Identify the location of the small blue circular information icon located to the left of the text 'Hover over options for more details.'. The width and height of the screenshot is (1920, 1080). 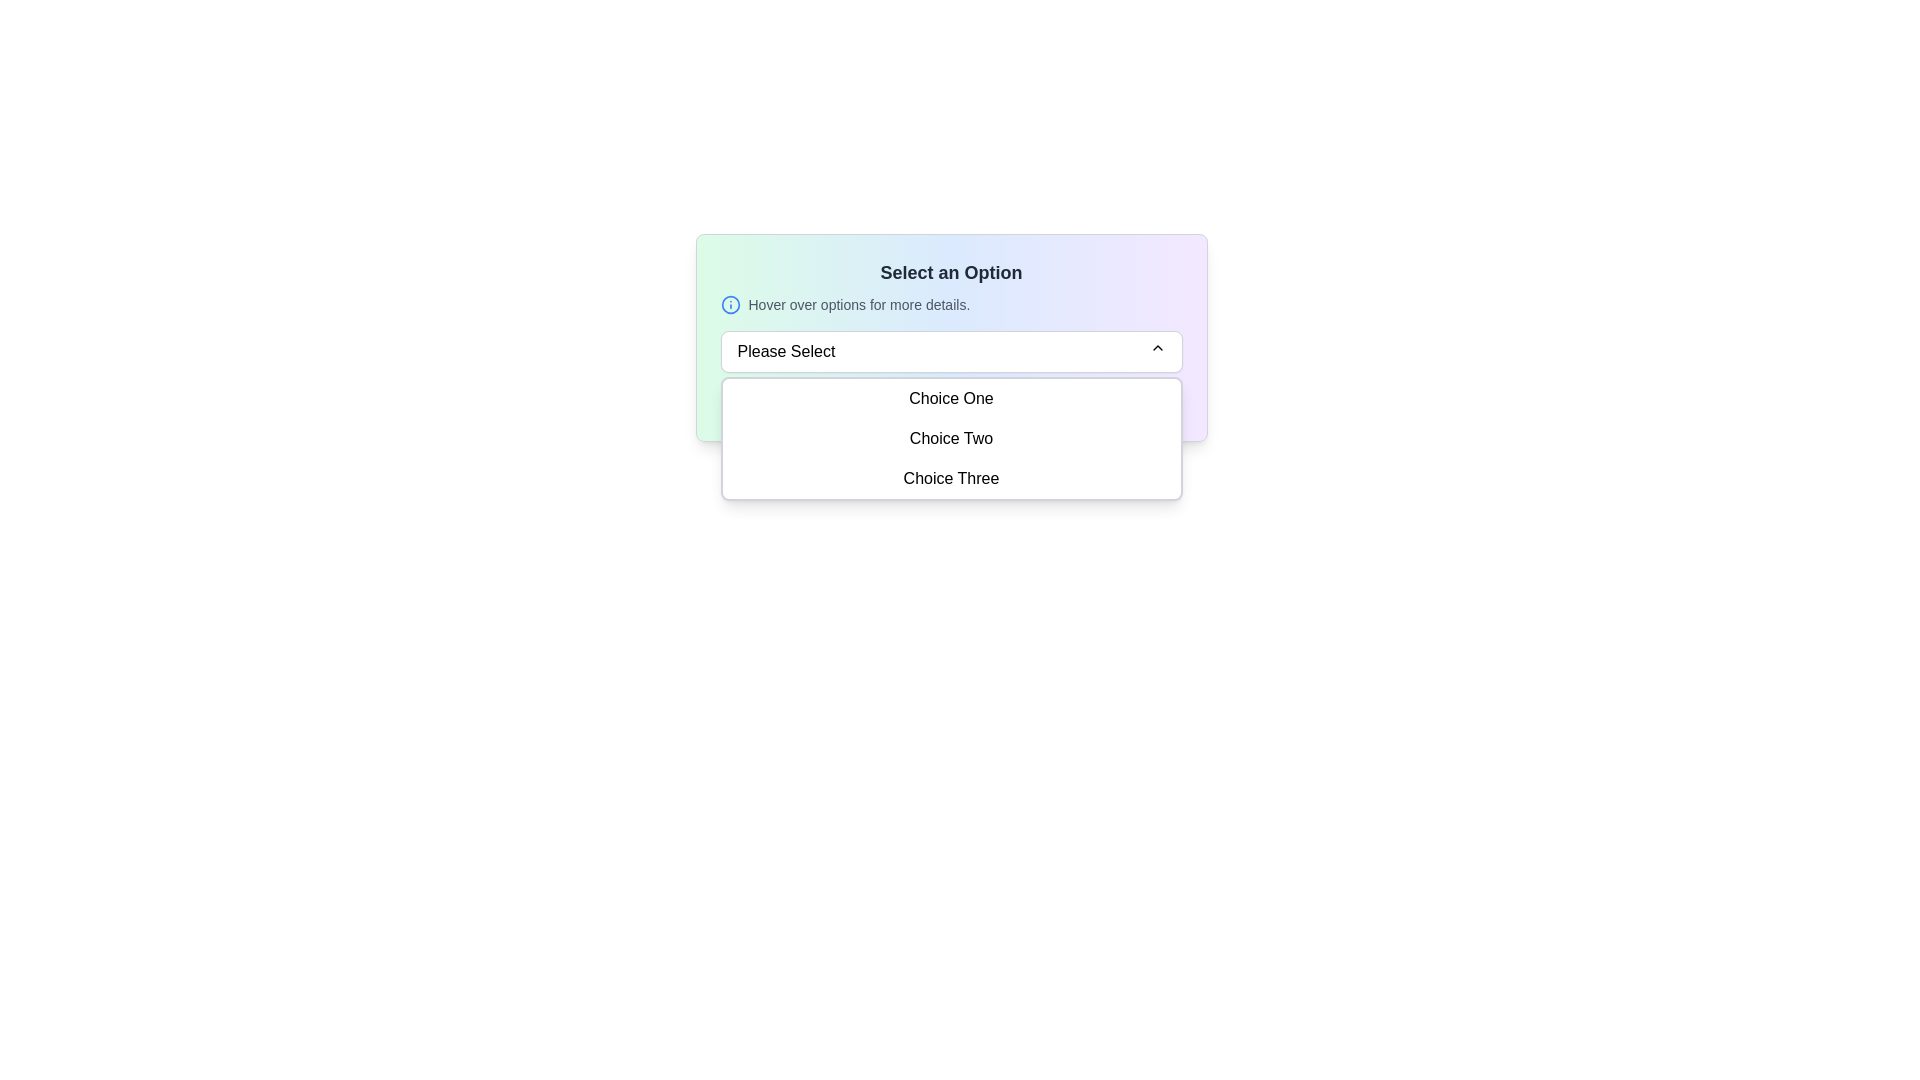
(729, 304).